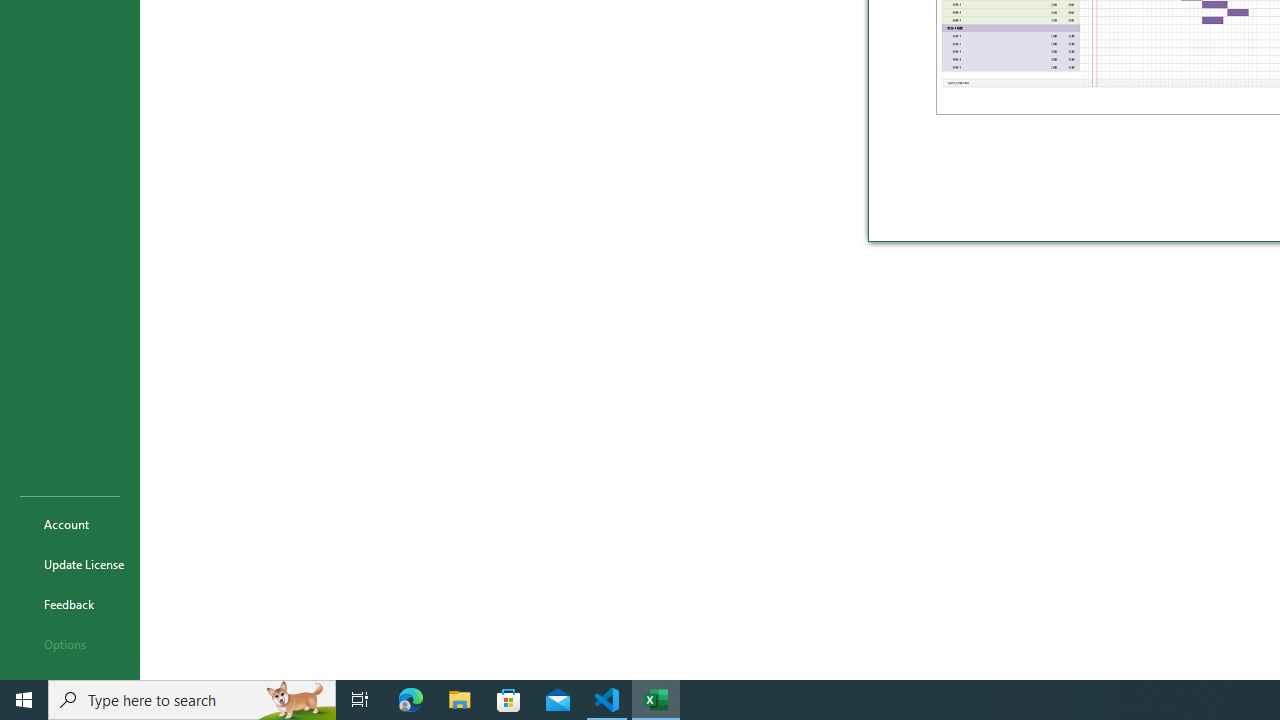 Image resolution: width=1280 pixels, height=720 pixels. Describe the element at coordinates (459, 698) in the screenshot. I see `'File Explorer'` at that location.